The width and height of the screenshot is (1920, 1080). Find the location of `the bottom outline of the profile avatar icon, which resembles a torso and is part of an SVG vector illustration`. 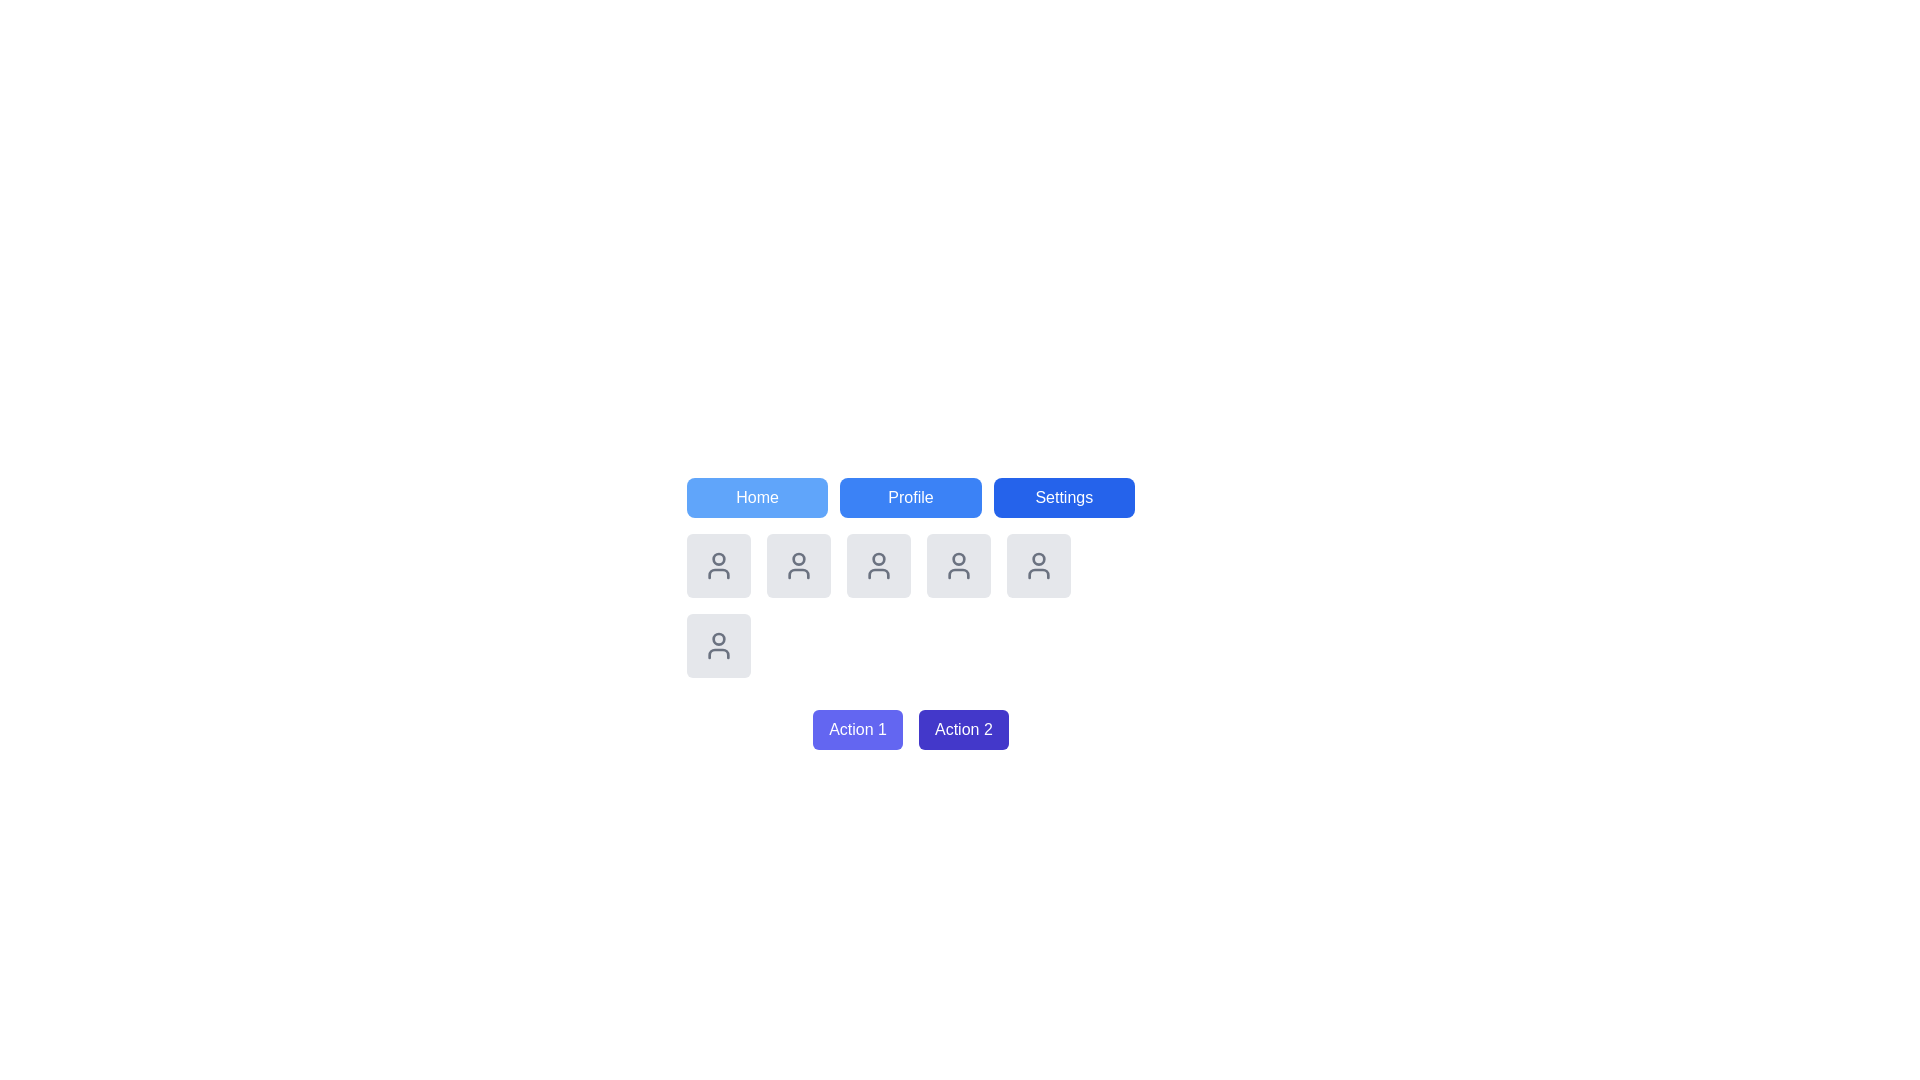

the bottom outline of the profile avatar icon, which resembles a torso and is part of an SVG vector illustration is located at coordinates (719, 574).